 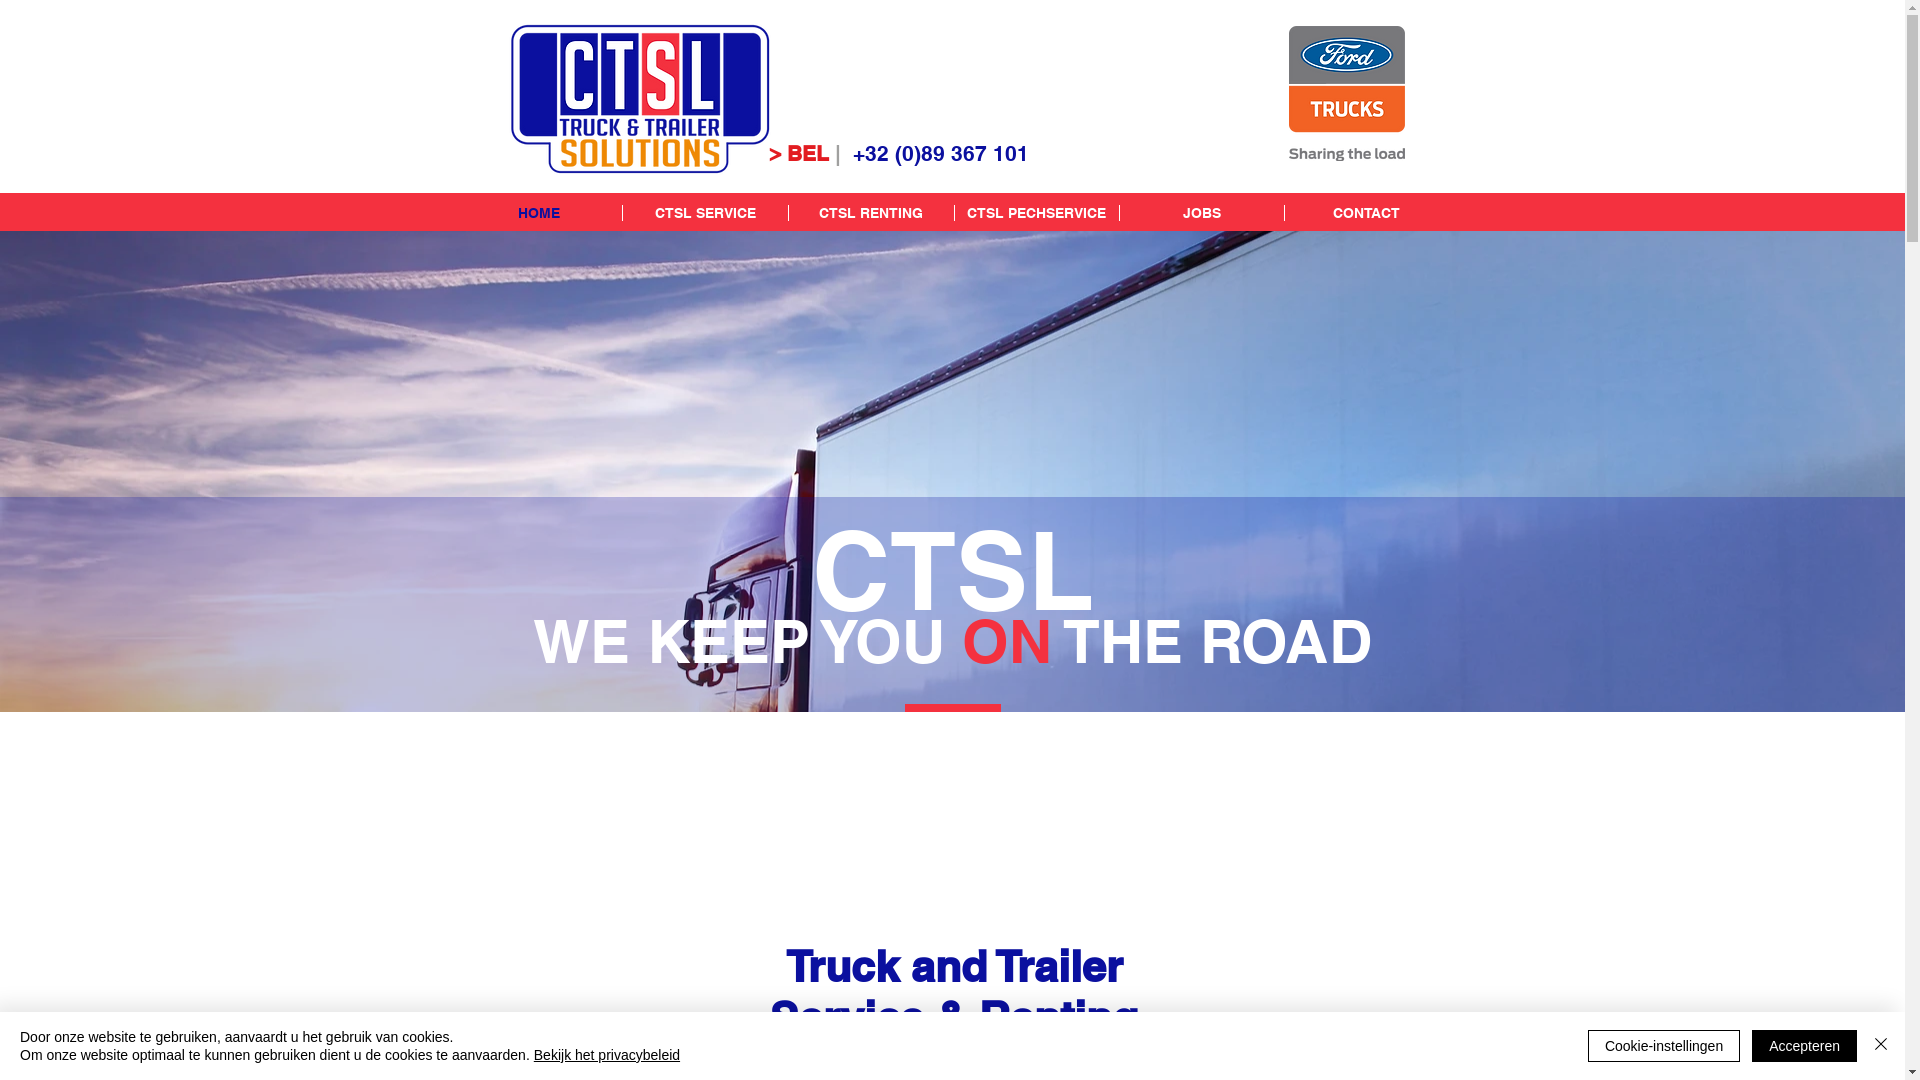 What do you see at coordinates (1804, 1044) in the screenshot?
I see `'Accepteren'` at bounding box center [1804, 1044].